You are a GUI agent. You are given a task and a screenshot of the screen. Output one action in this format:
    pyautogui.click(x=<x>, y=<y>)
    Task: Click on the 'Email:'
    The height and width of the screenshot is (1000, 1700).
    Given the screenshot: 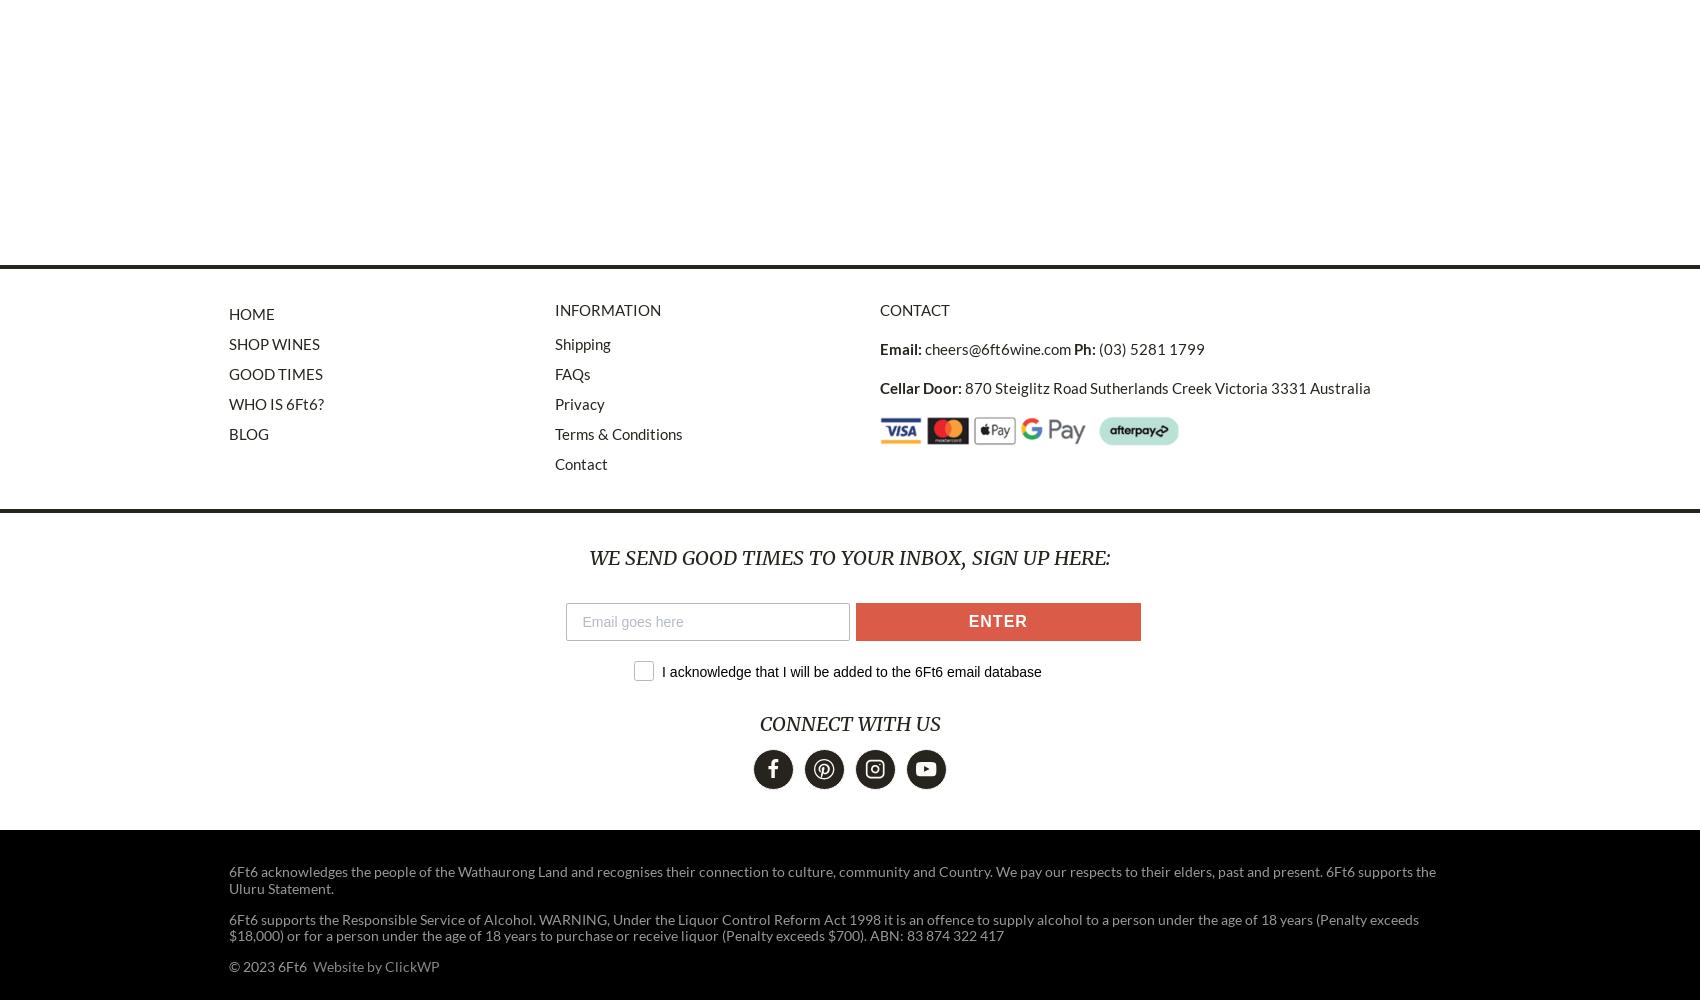 What is the action you would take?
    pyautogui.click(x=879, y=347)
    